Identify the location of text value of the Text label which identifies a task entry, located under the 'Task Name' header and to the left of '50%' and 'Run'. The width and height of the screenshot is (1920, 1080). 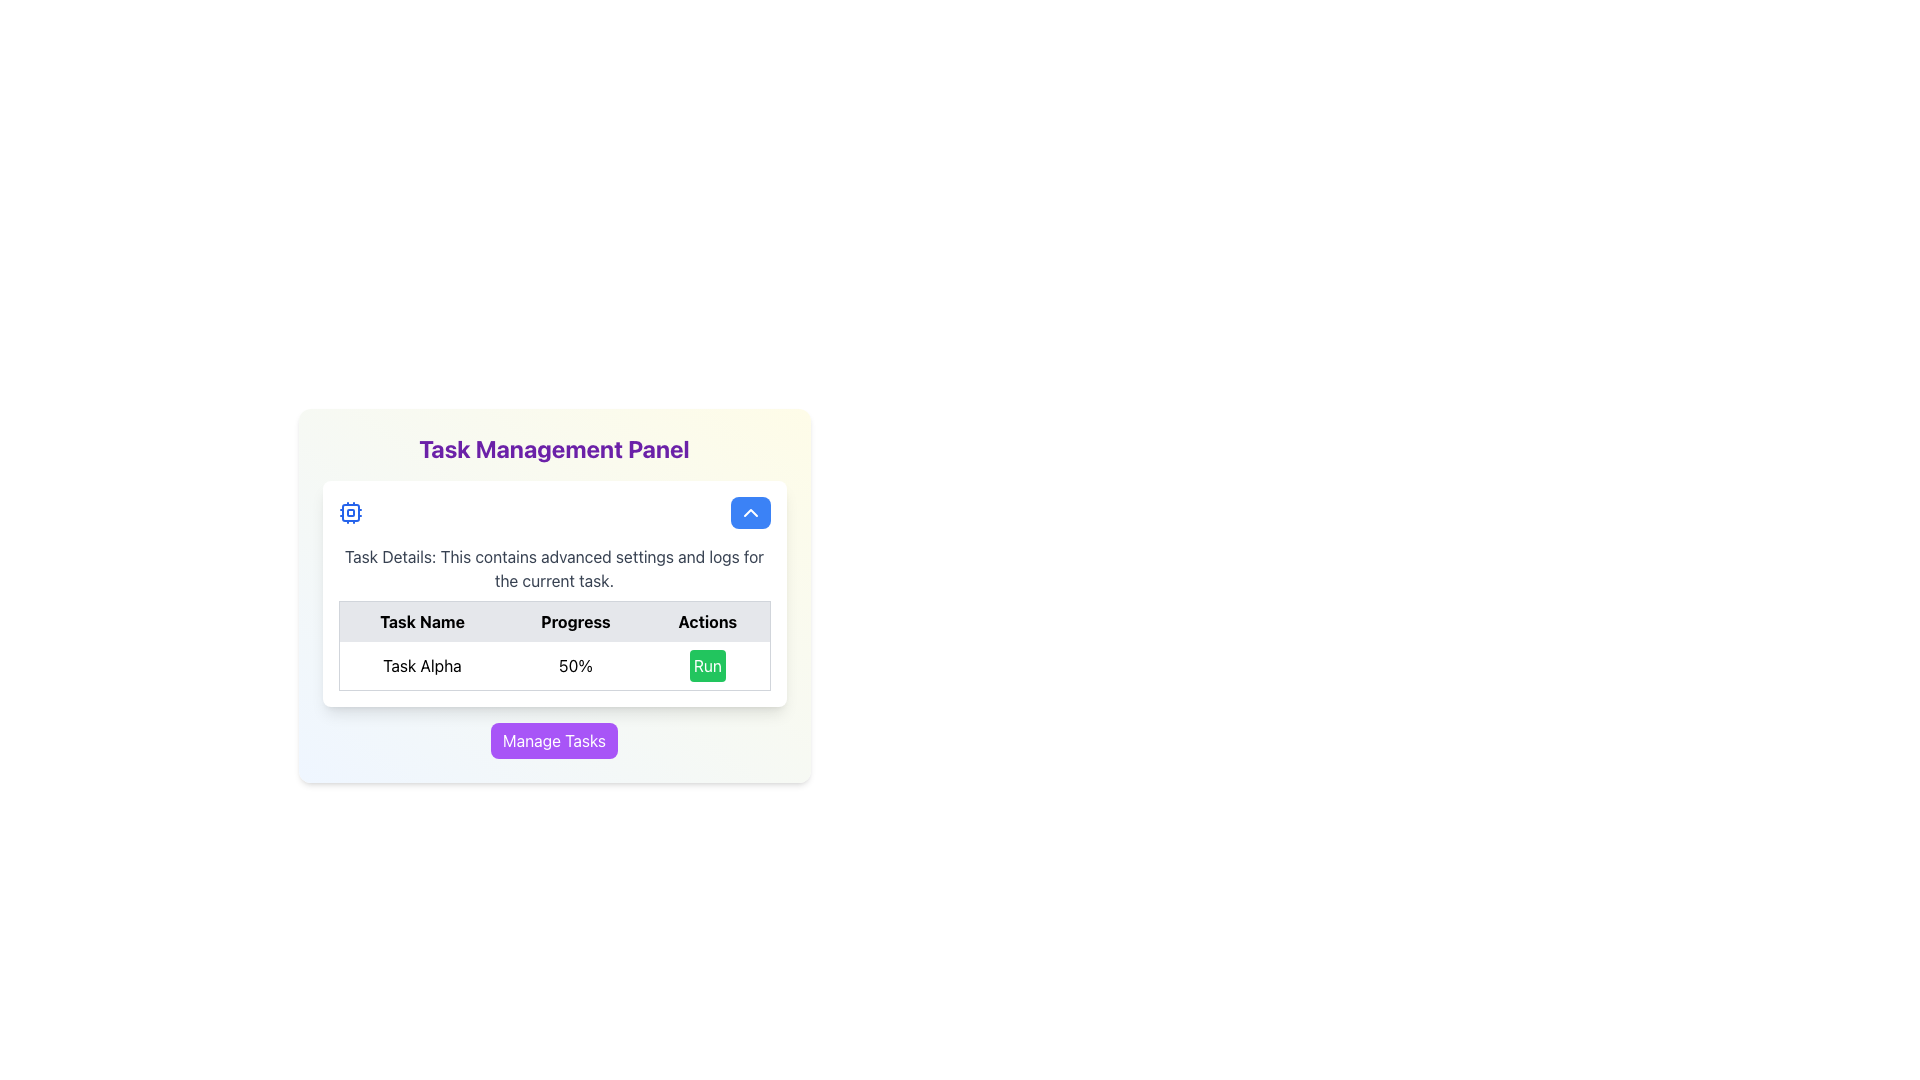
(421, 666).